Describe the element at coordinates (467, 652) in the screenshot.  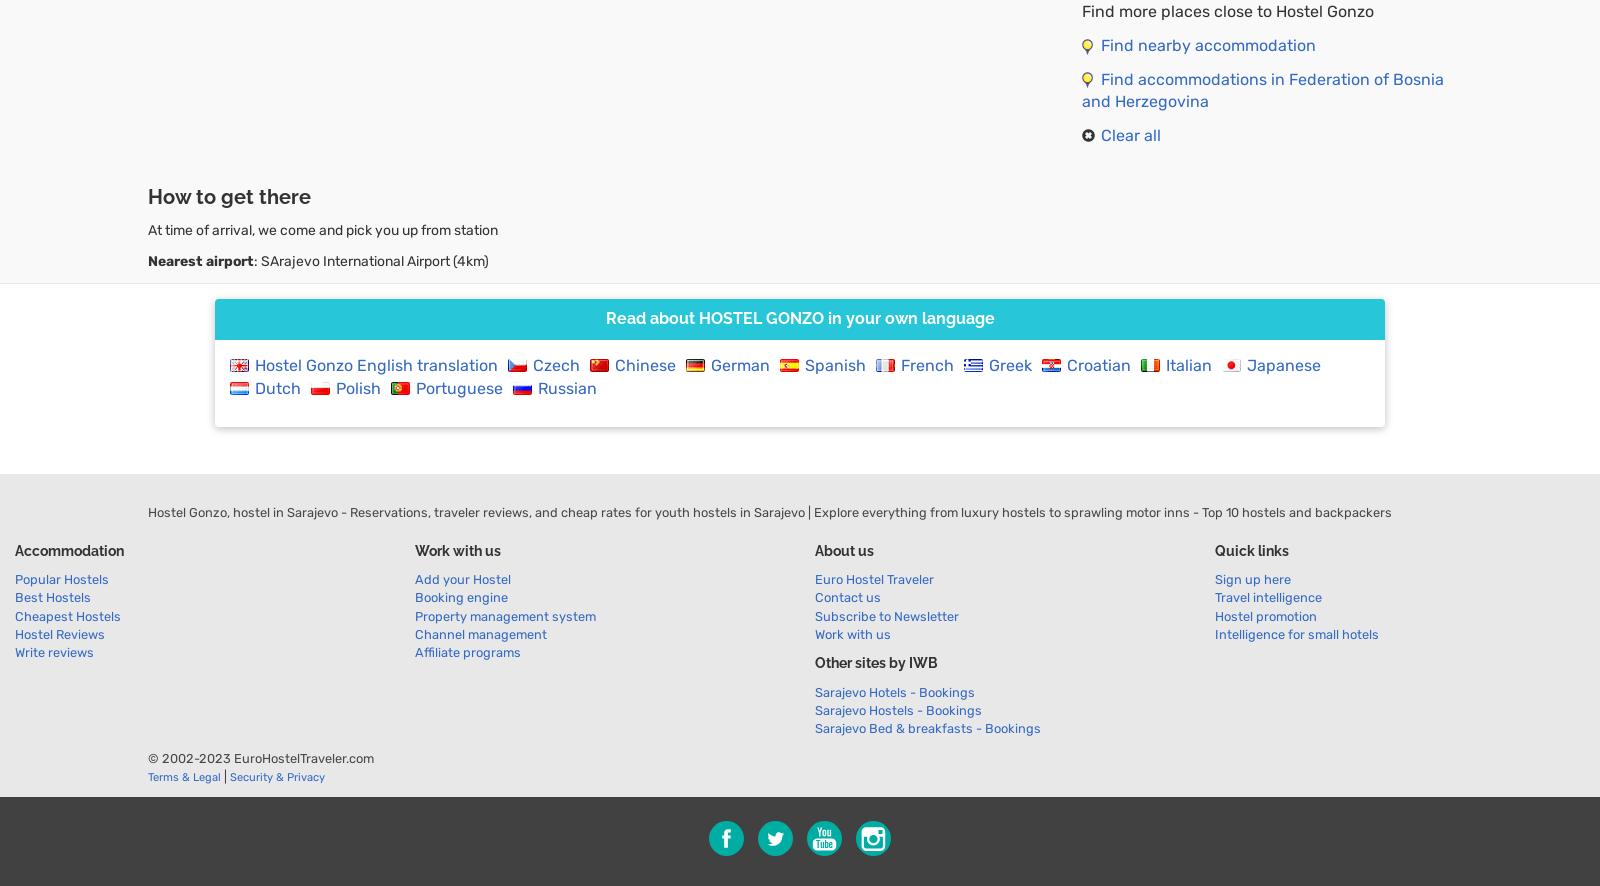
I see `'Affiliate programs'` at that location.